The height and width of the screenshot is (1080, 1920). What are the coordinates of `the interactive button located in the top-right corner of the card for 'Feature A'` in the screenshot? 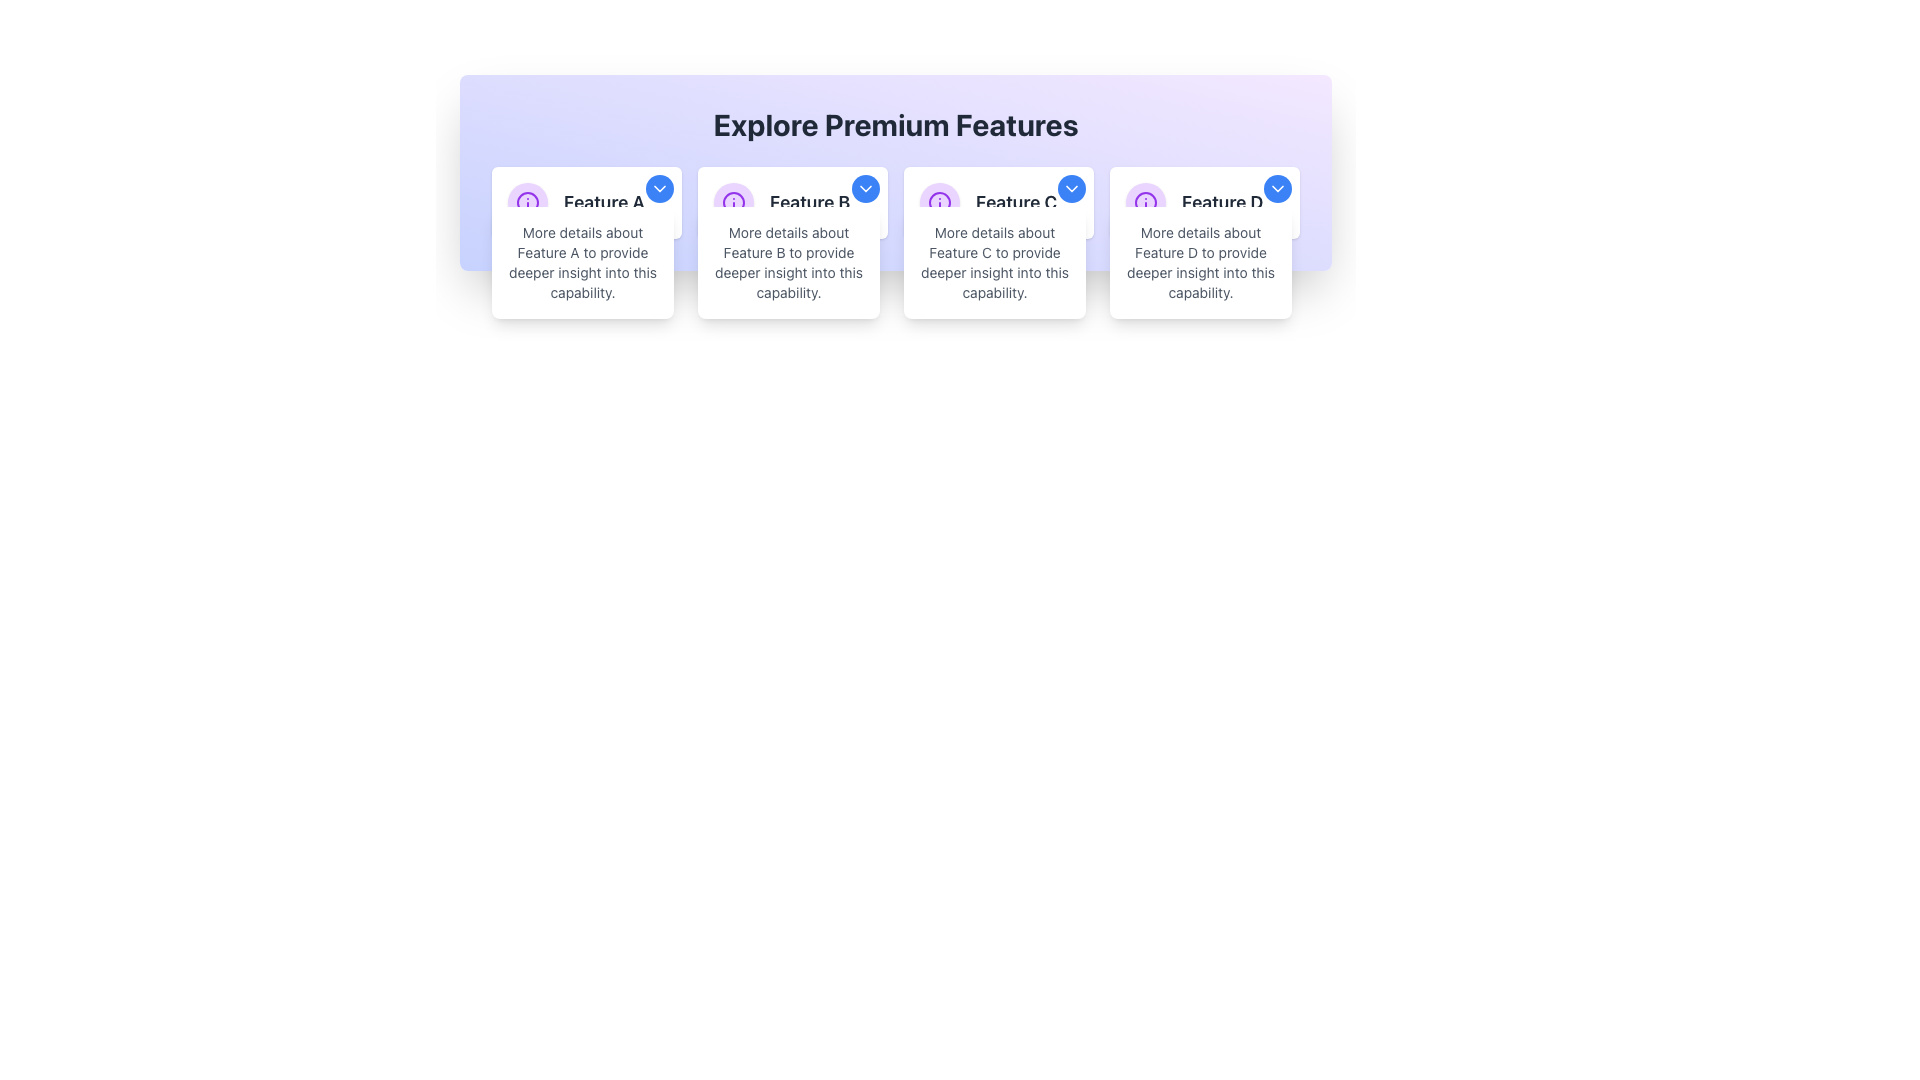 It's located at (660, 189).